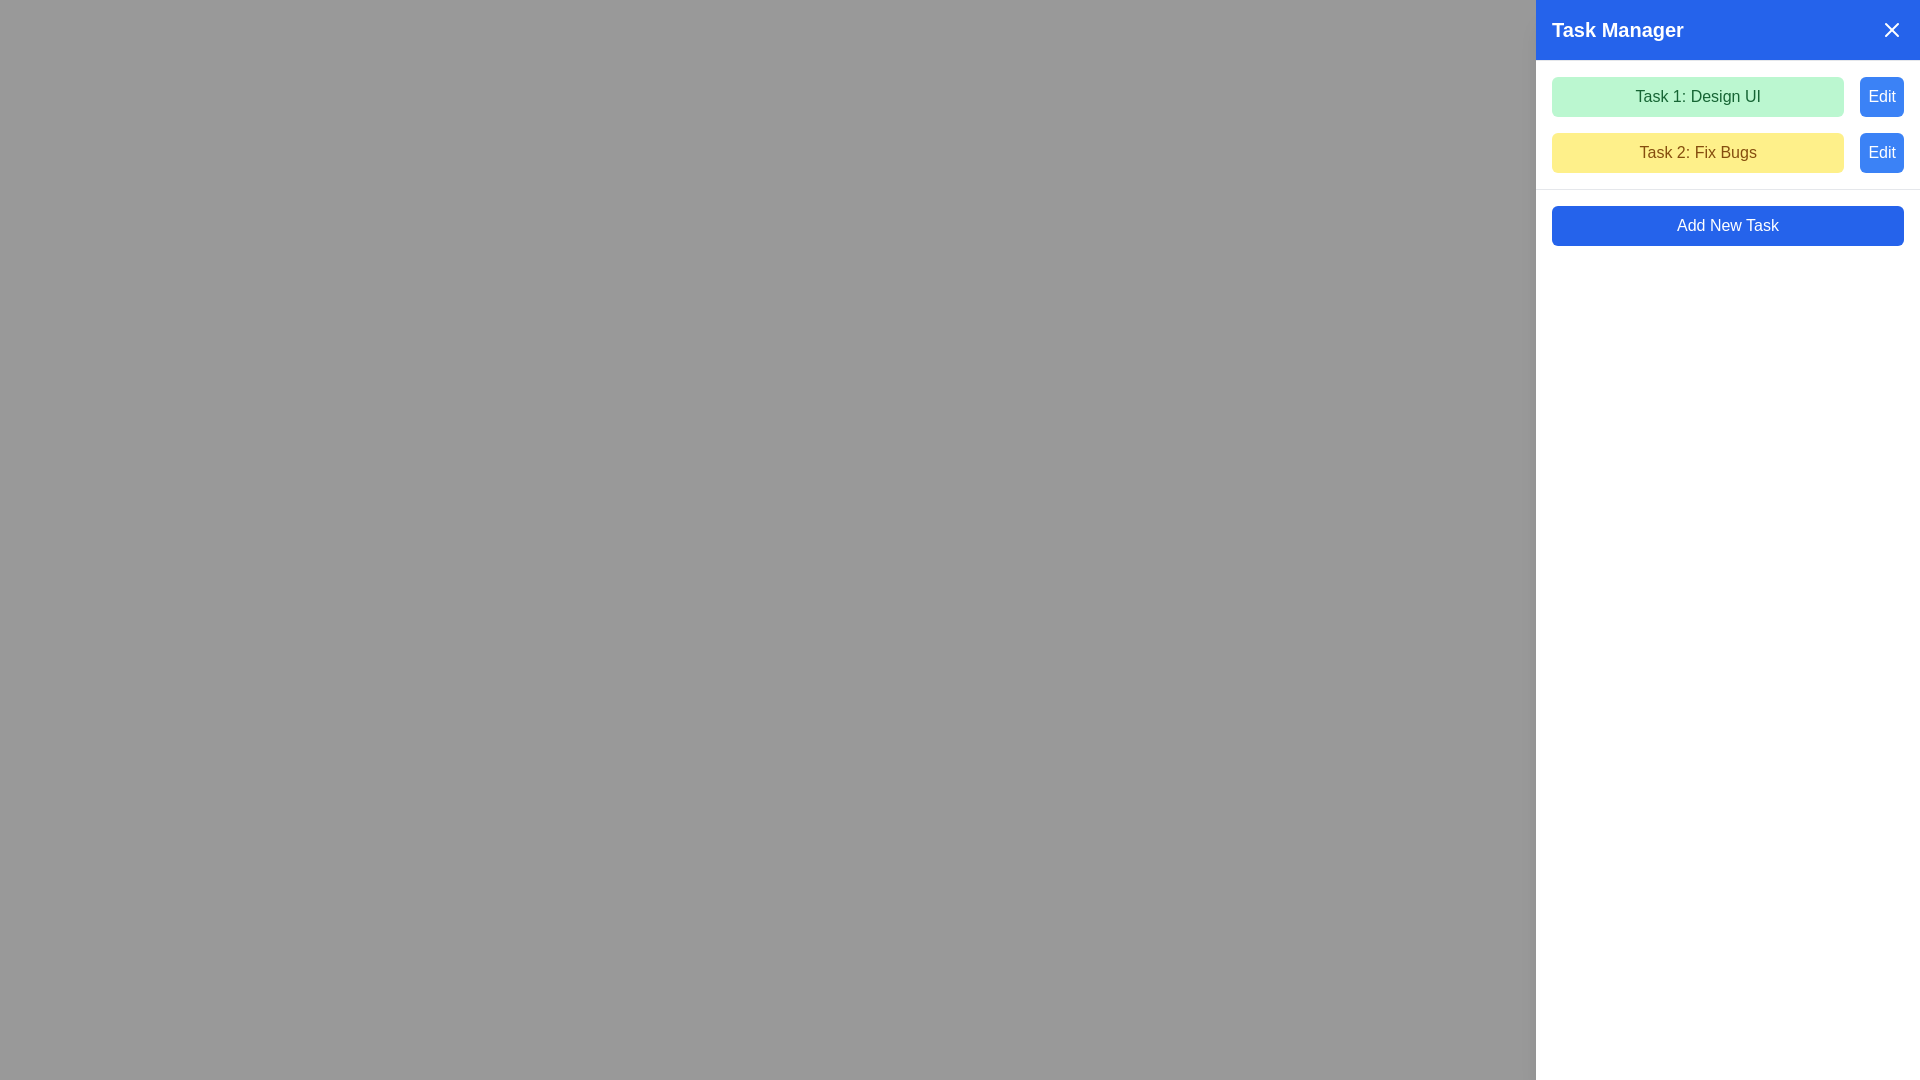 The width and height of the screenshot is (1920, 1080). I want to click on the 'Edit' button with a bright blue background and white text located at the top-right corner of the Task Manager panel to initiate the edit action, so click(1881, 96).